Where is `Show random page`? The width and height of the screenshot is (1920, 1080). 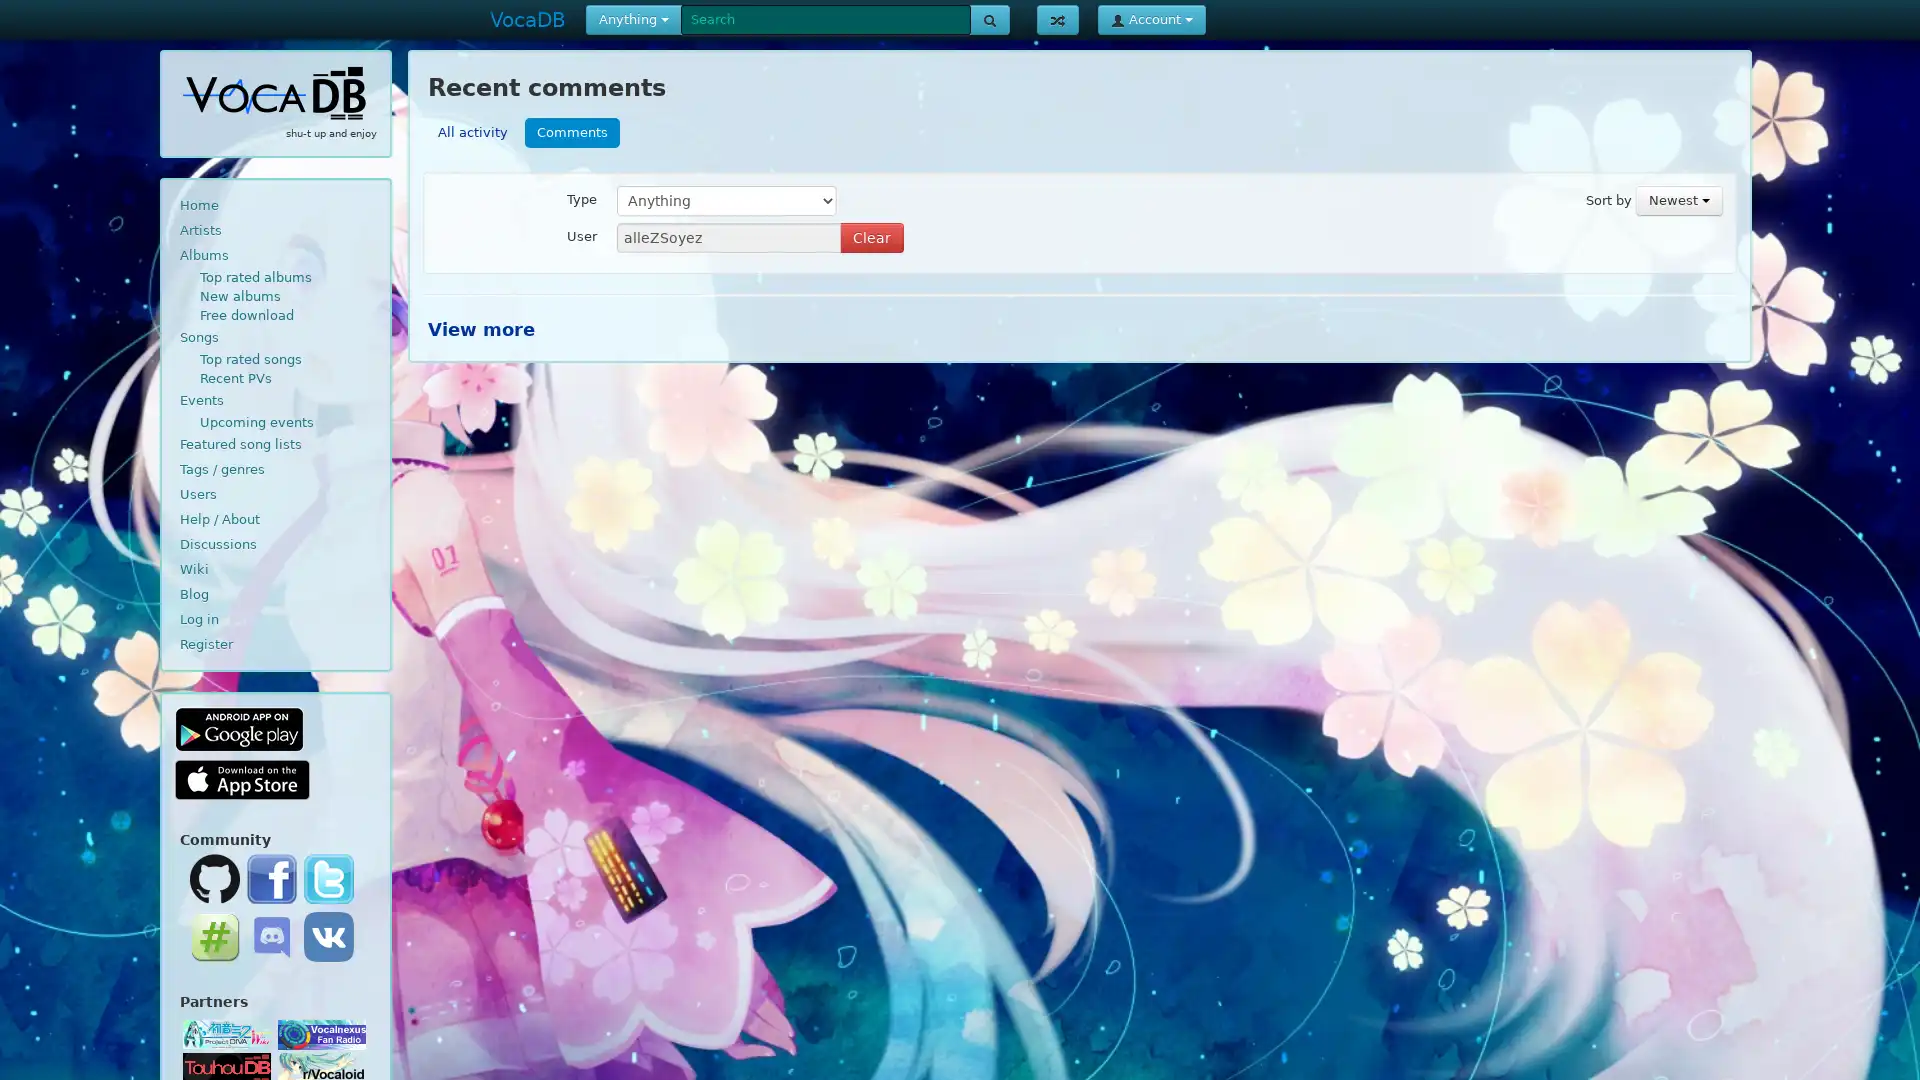 Show random page is located at coordinates (1056, 19).